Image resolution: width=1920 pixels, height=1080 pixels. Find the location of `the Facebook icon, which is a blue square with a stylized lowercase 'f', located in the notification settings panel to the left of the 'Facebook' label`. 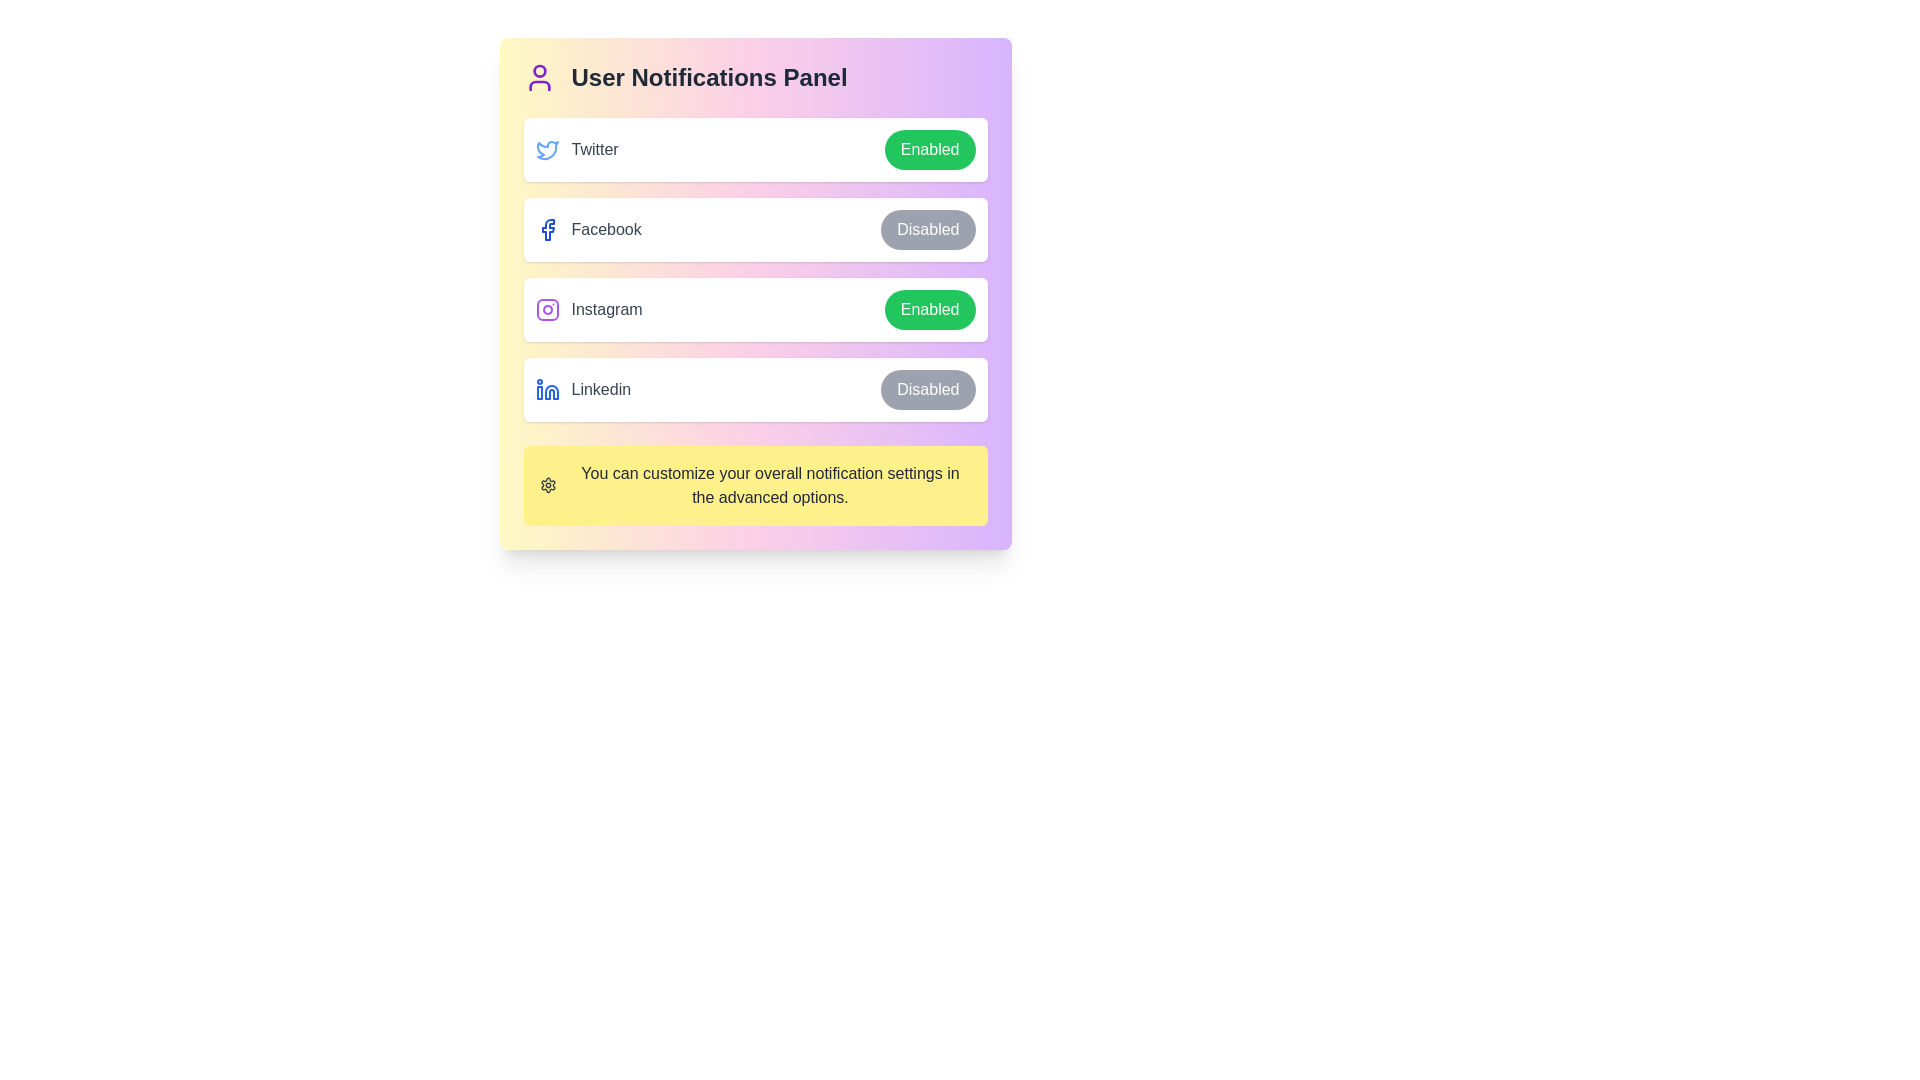

the Facebook icon, which is a blue square with a stylized lowercase 'f', located in the notification settings panel to the left of the 'Facebook' label is located at coordinates (547, 229).